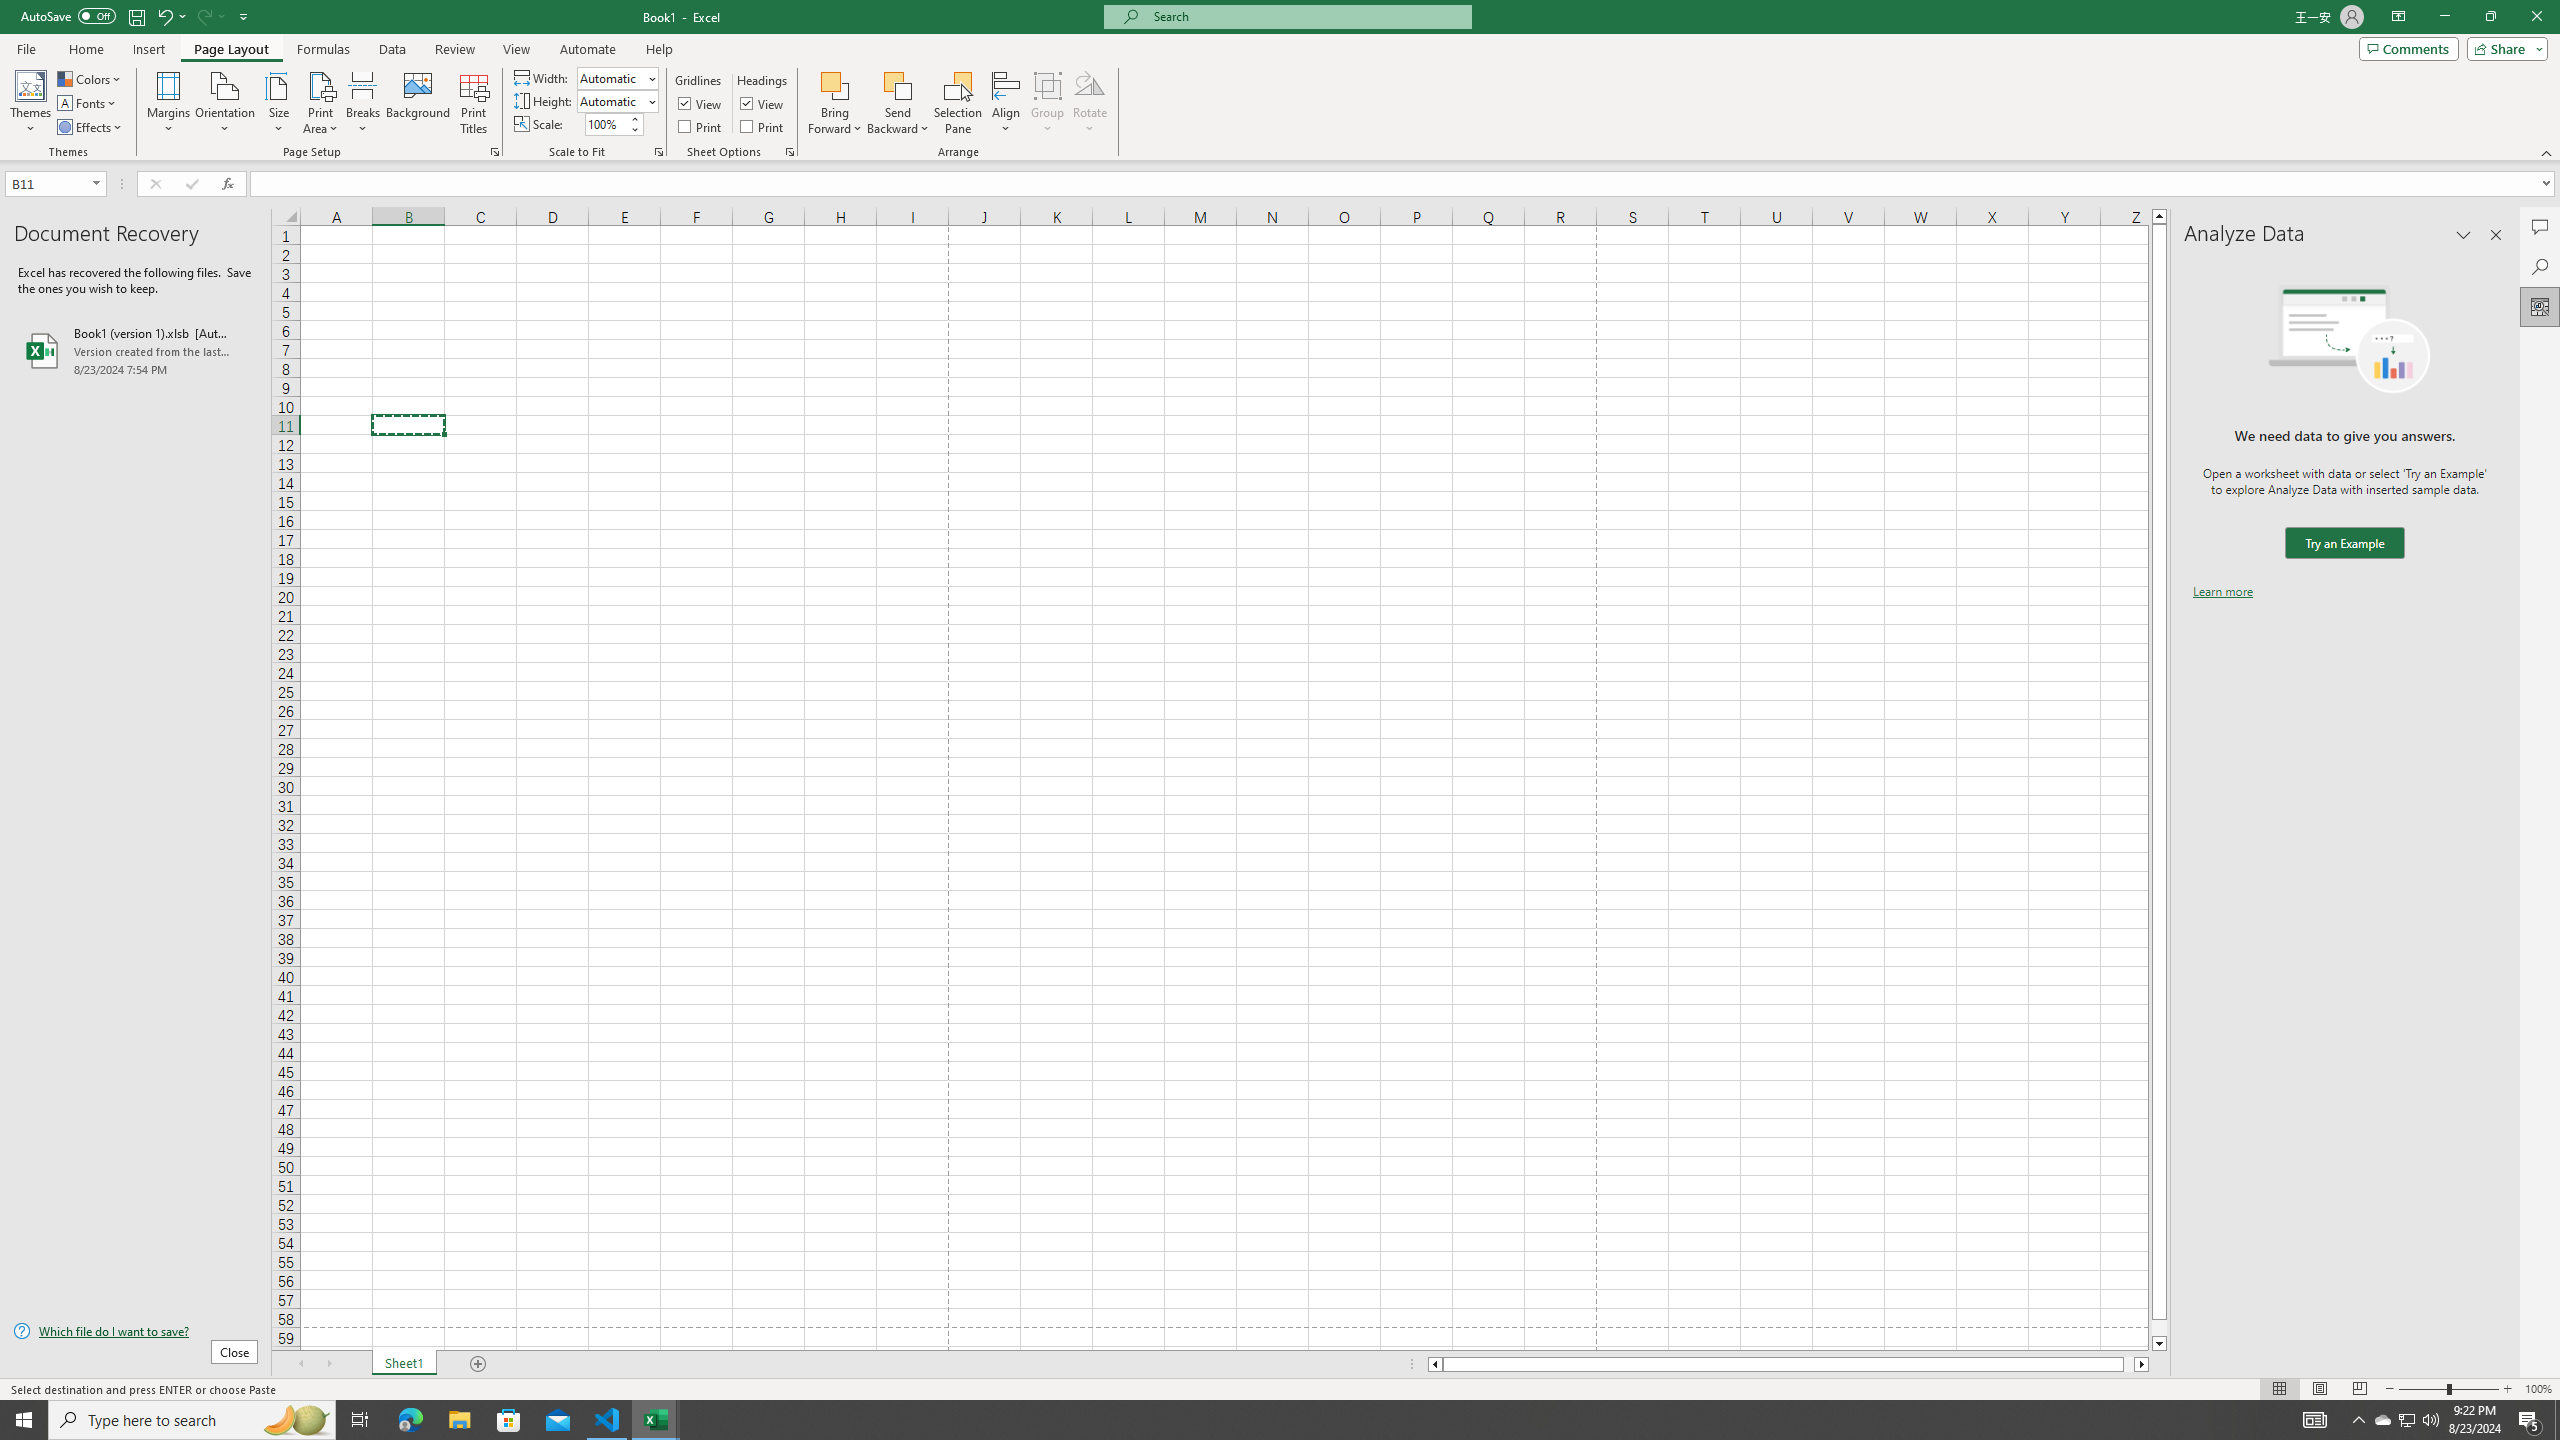  I want to click on 'Orientation', so click(224, 103).